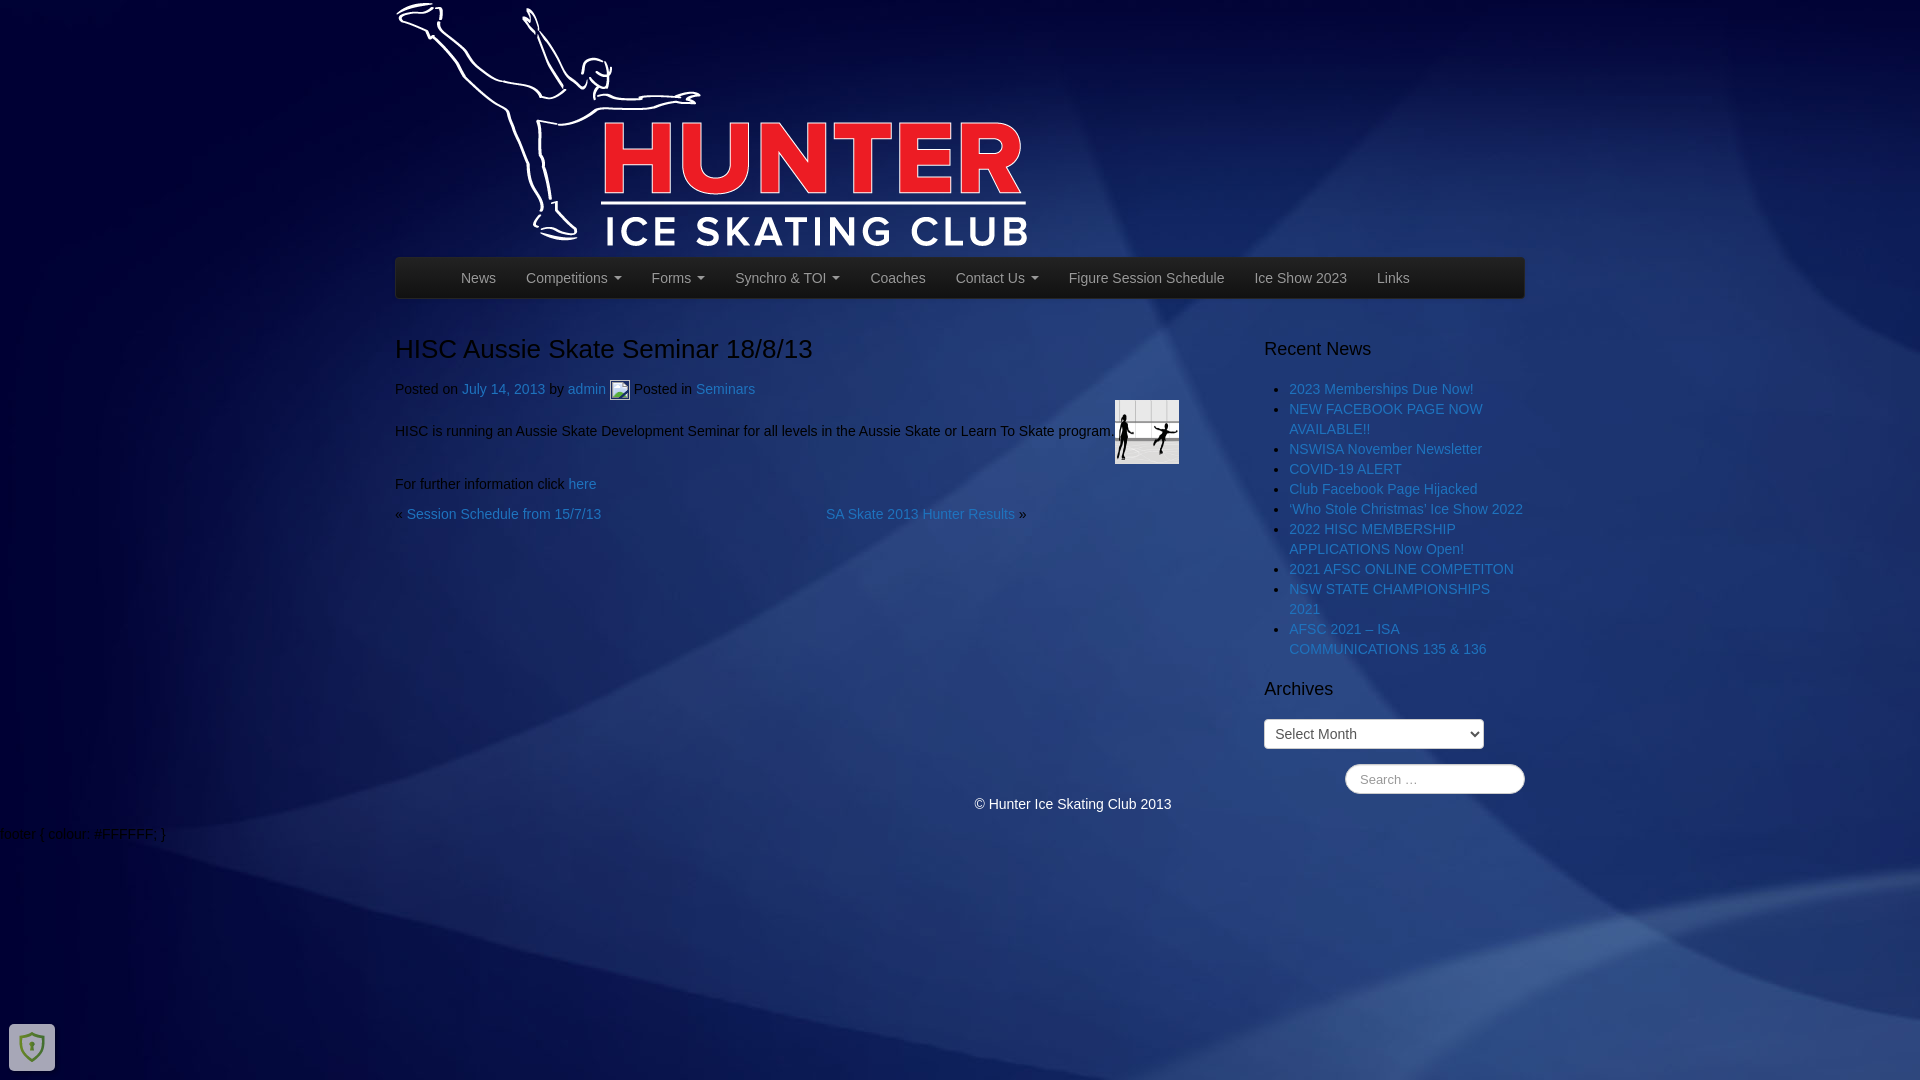 The image size is (1920, 1080). I want to click on 'COVID-19 ALERT', so click(1345, 469).